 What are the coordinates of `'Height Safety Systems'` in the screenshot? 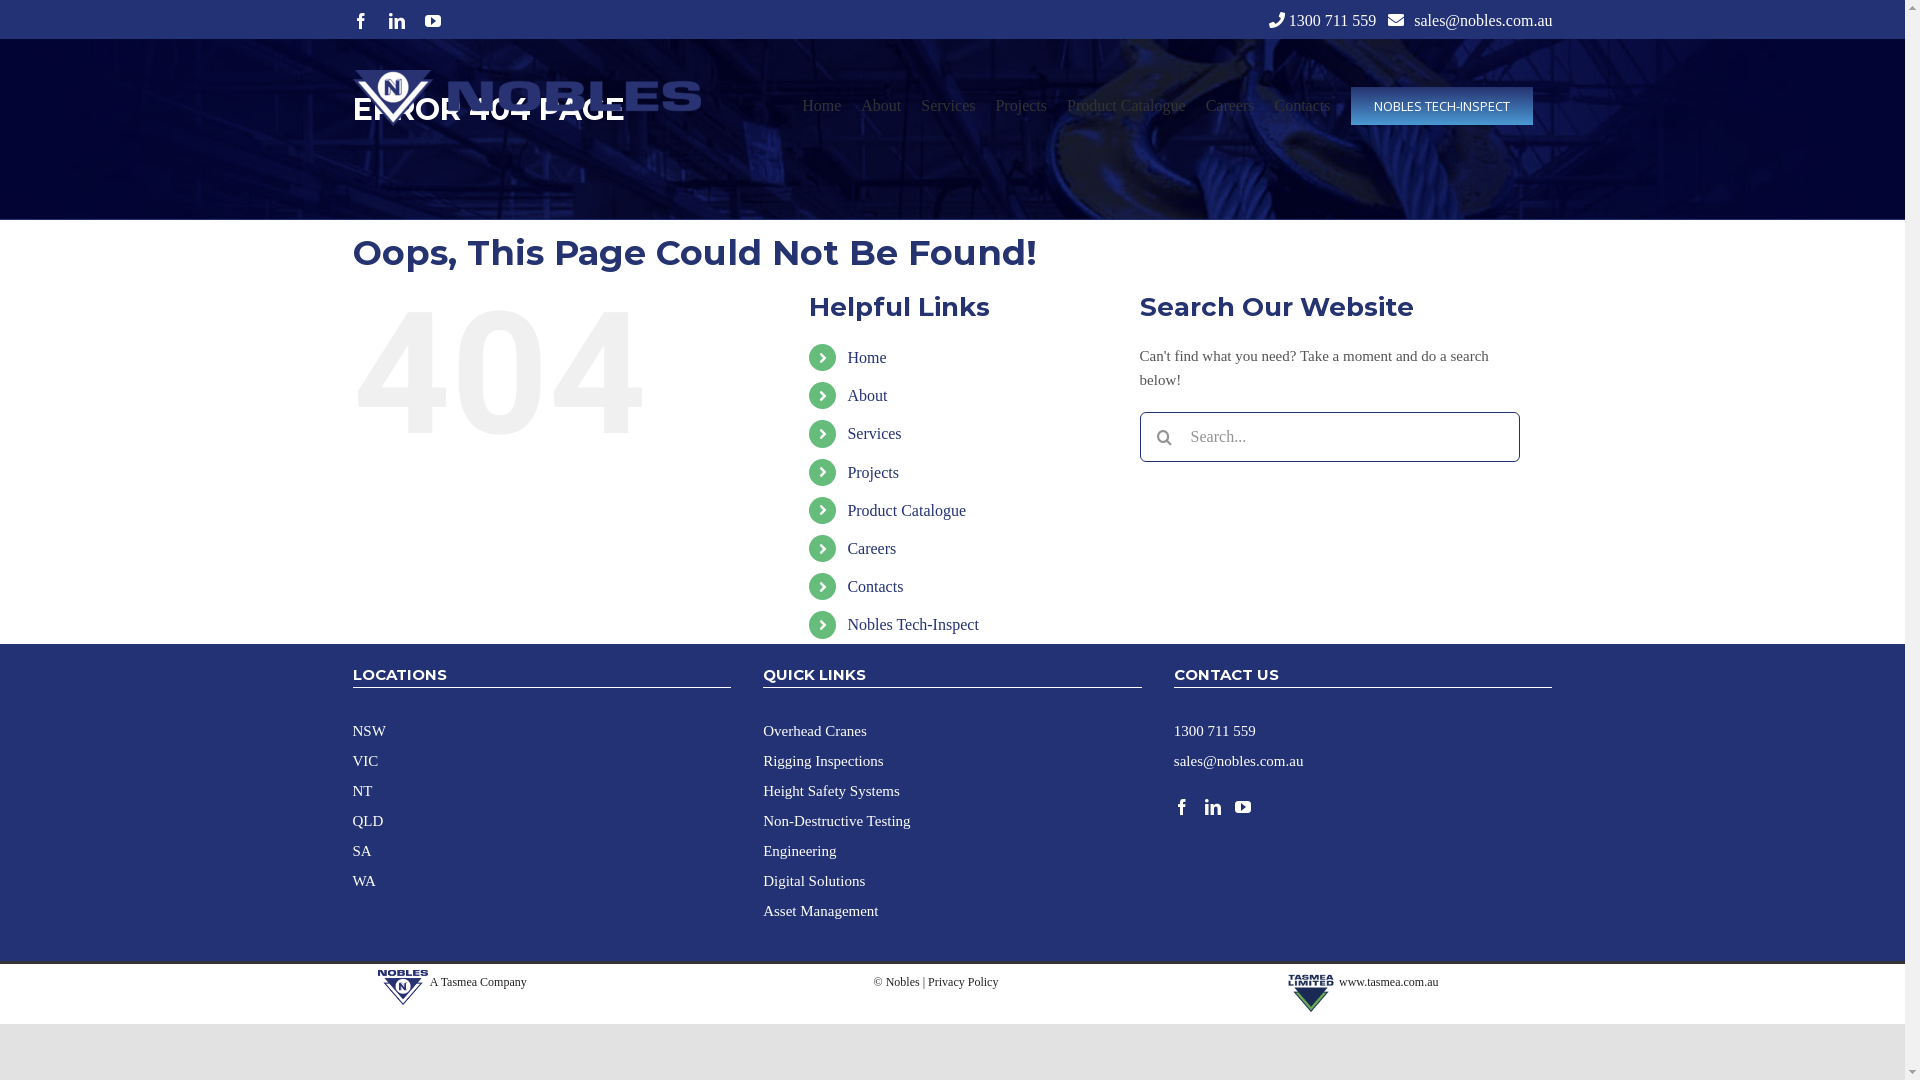 It's located at (831, 789).